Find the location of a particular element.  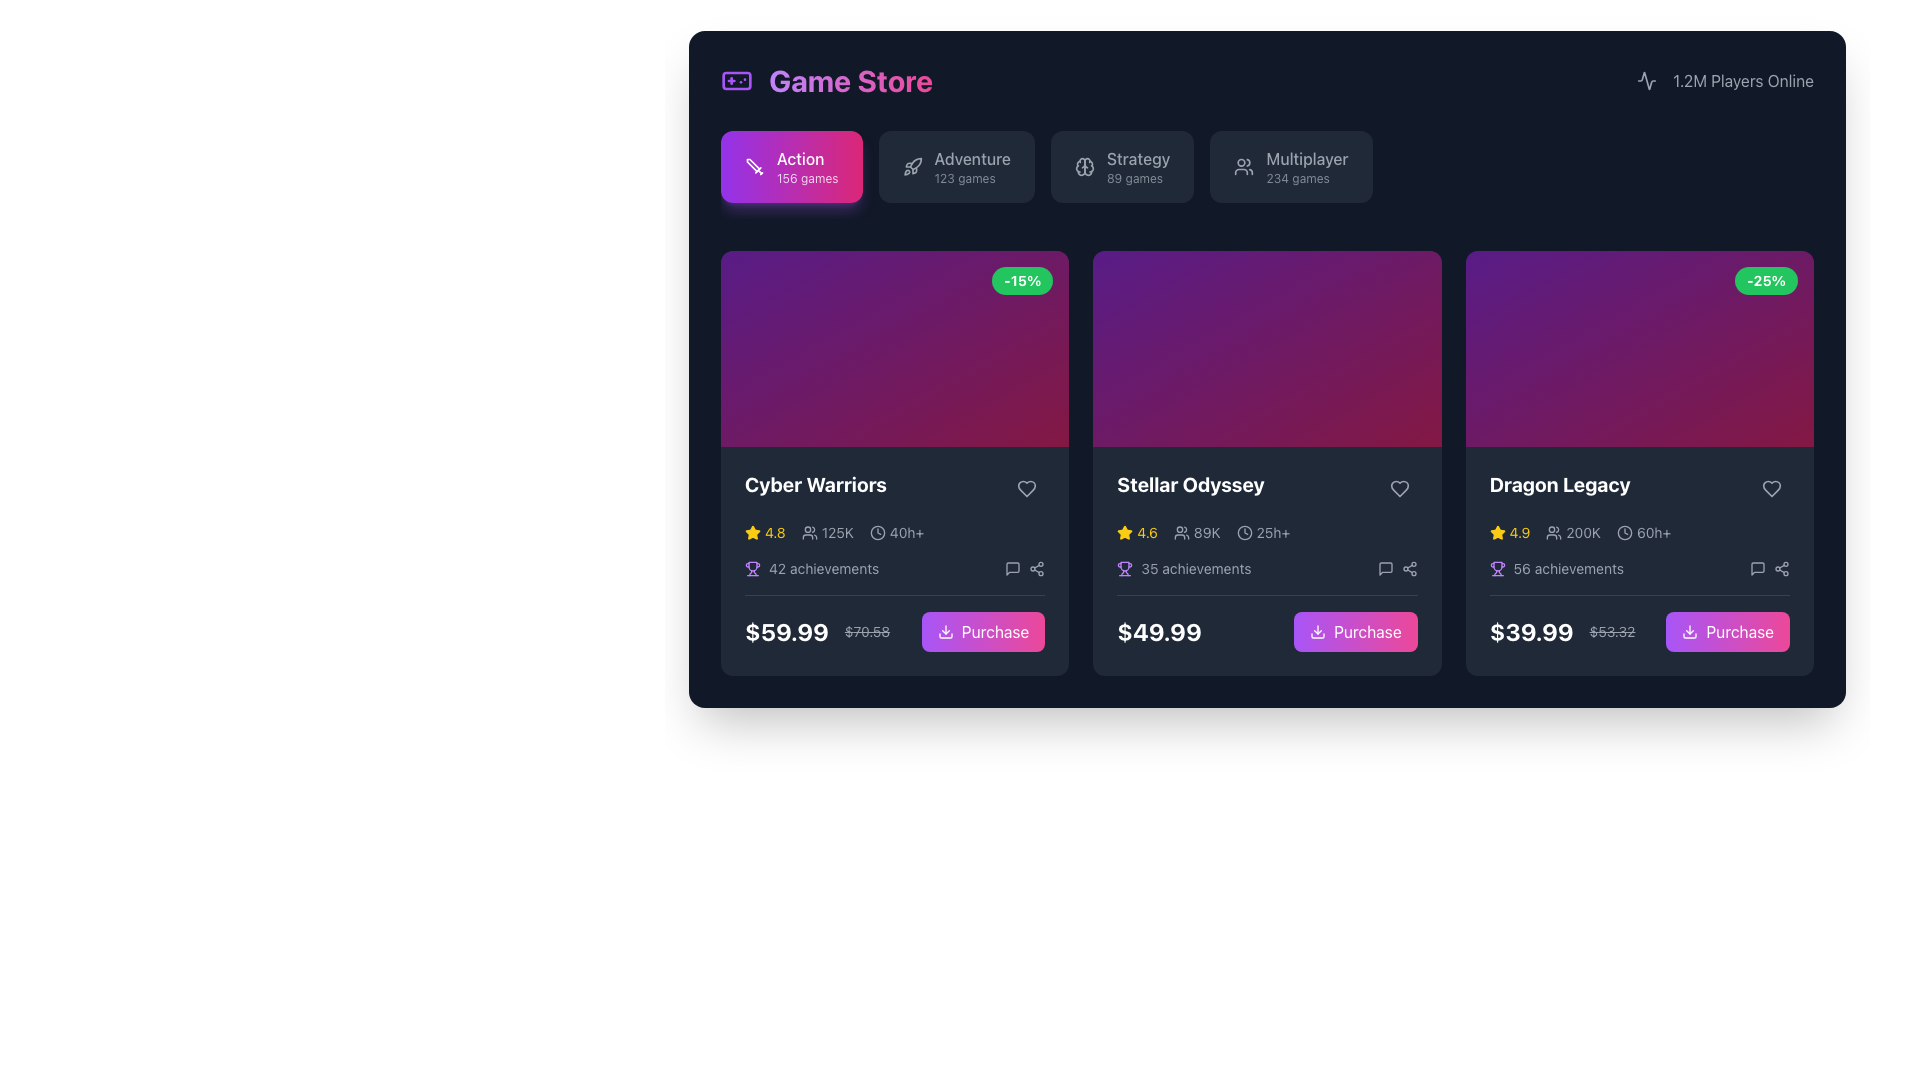

the purchase button for the game 'Cyber Warriors' to trigger hover effects is located at coordinates (995, 631).